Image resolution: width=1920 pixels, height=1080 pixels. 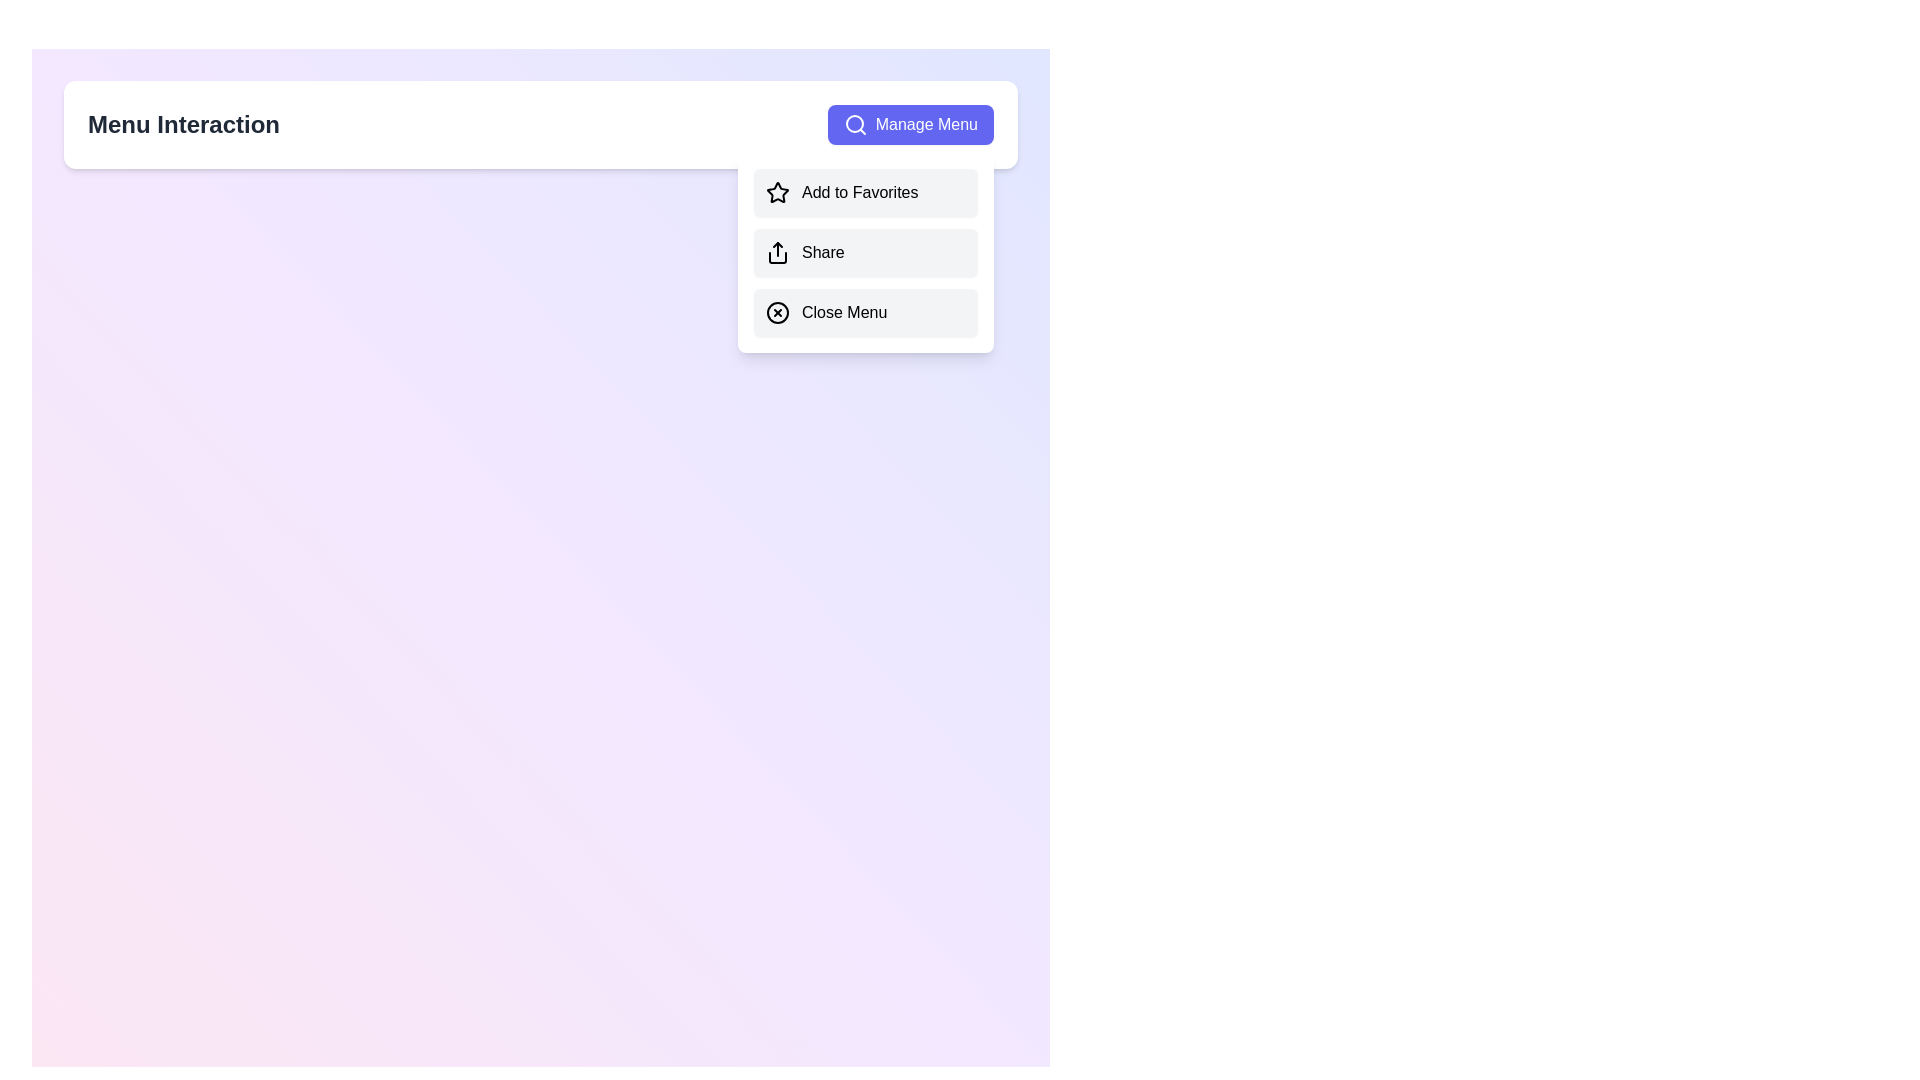 What do you see at coordinates (865, 252) in the screenshot?
I see `the 'Share' button located in the middle of a vertical stack of three buttons in the dropdown menu, positioned between 'Add to Favorites' and 'Close Menu'` at bounding box center [865, 252].